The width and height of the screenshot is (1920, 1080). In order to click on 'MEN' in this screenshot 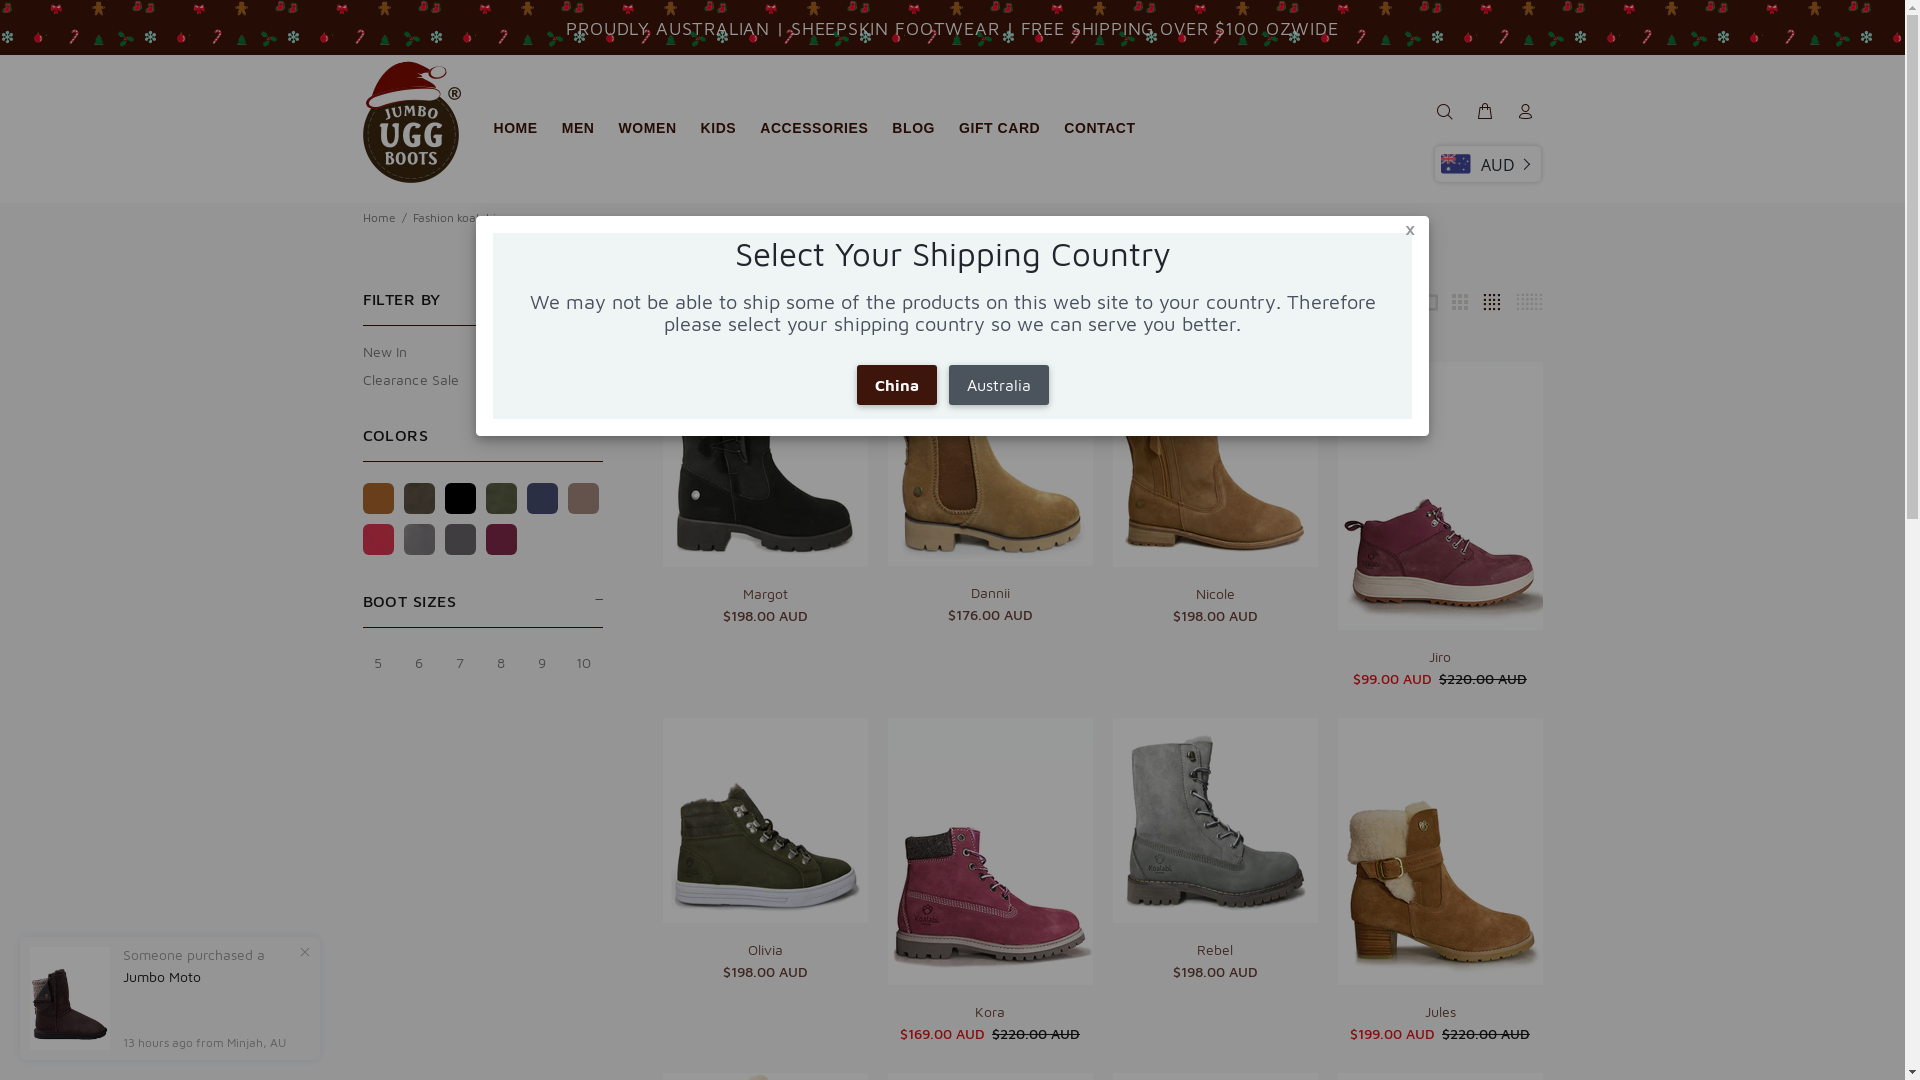, I will do `click(577, 128)`.